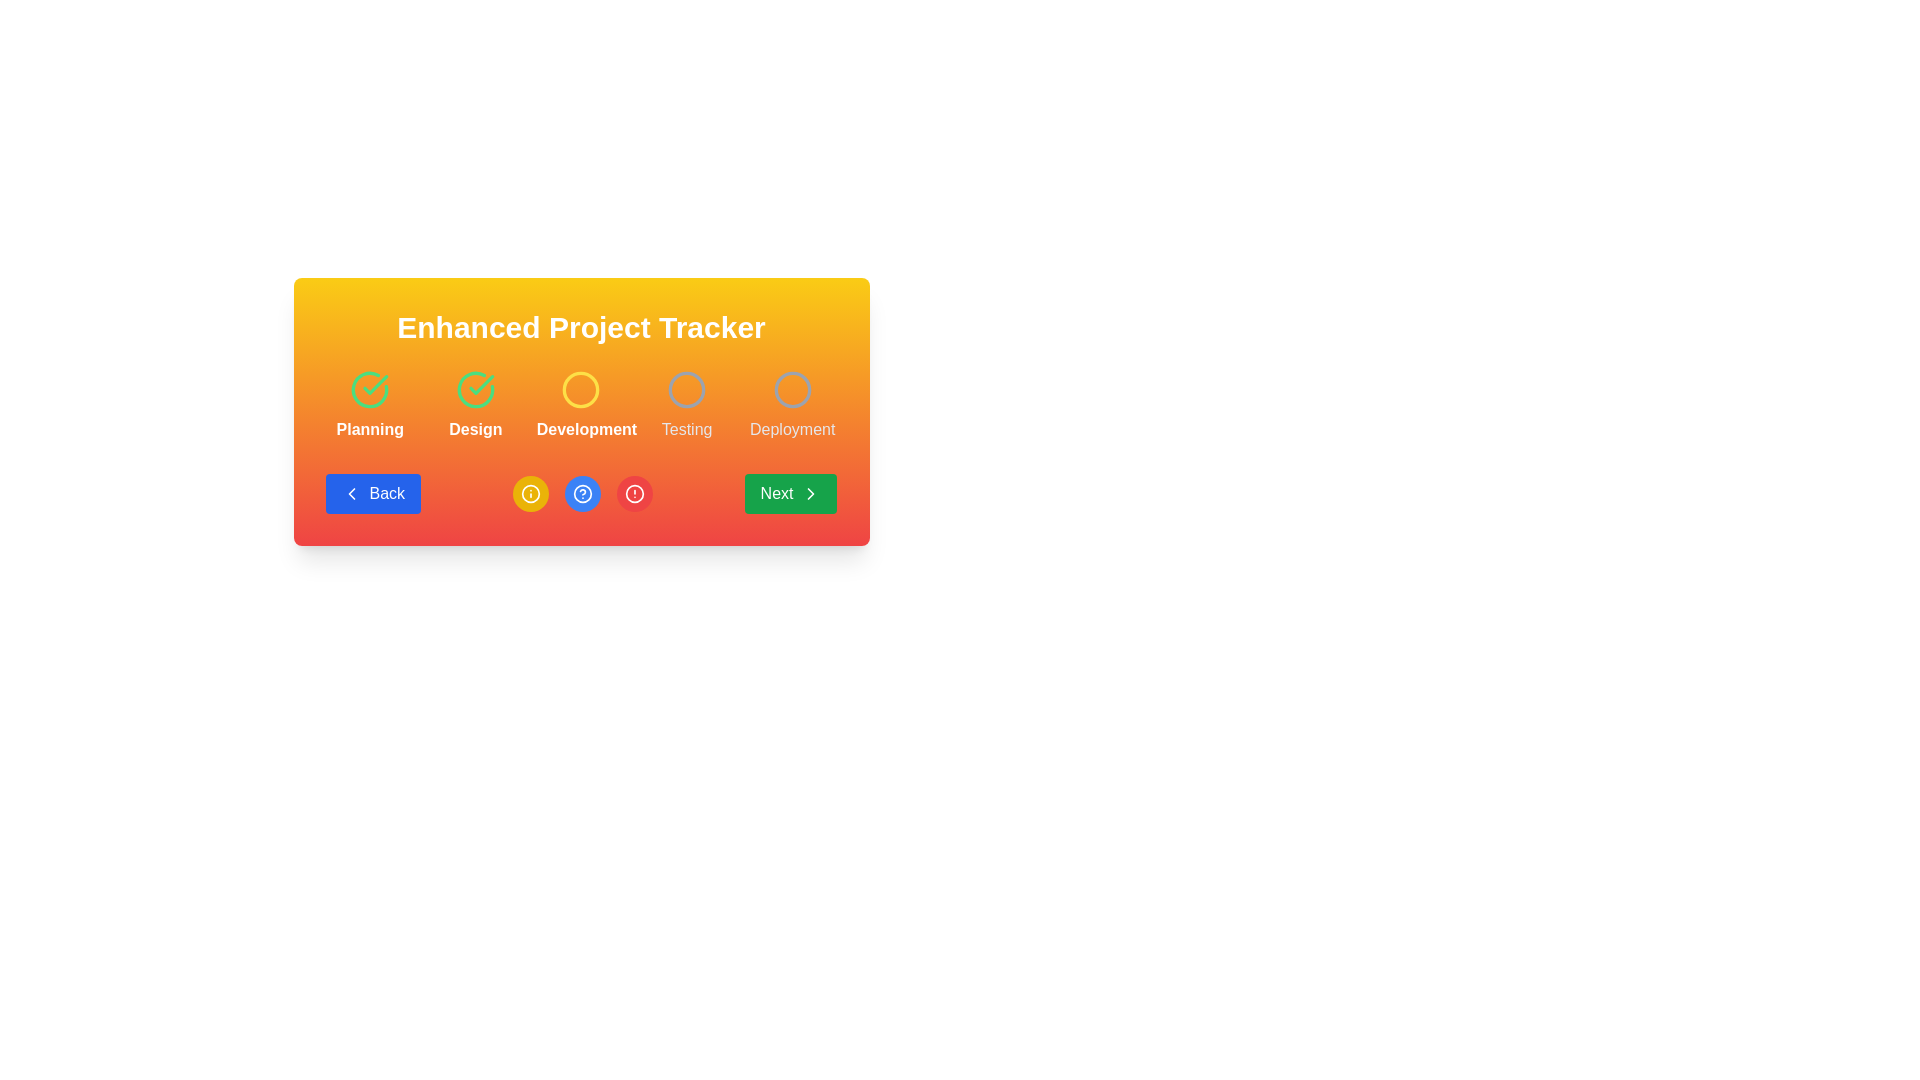  I want to click on or highlight the third circular yellow icon with a hollow center above the 'Development' label in the 'Enhanced Project Tracker' interface, so click(580, 389).